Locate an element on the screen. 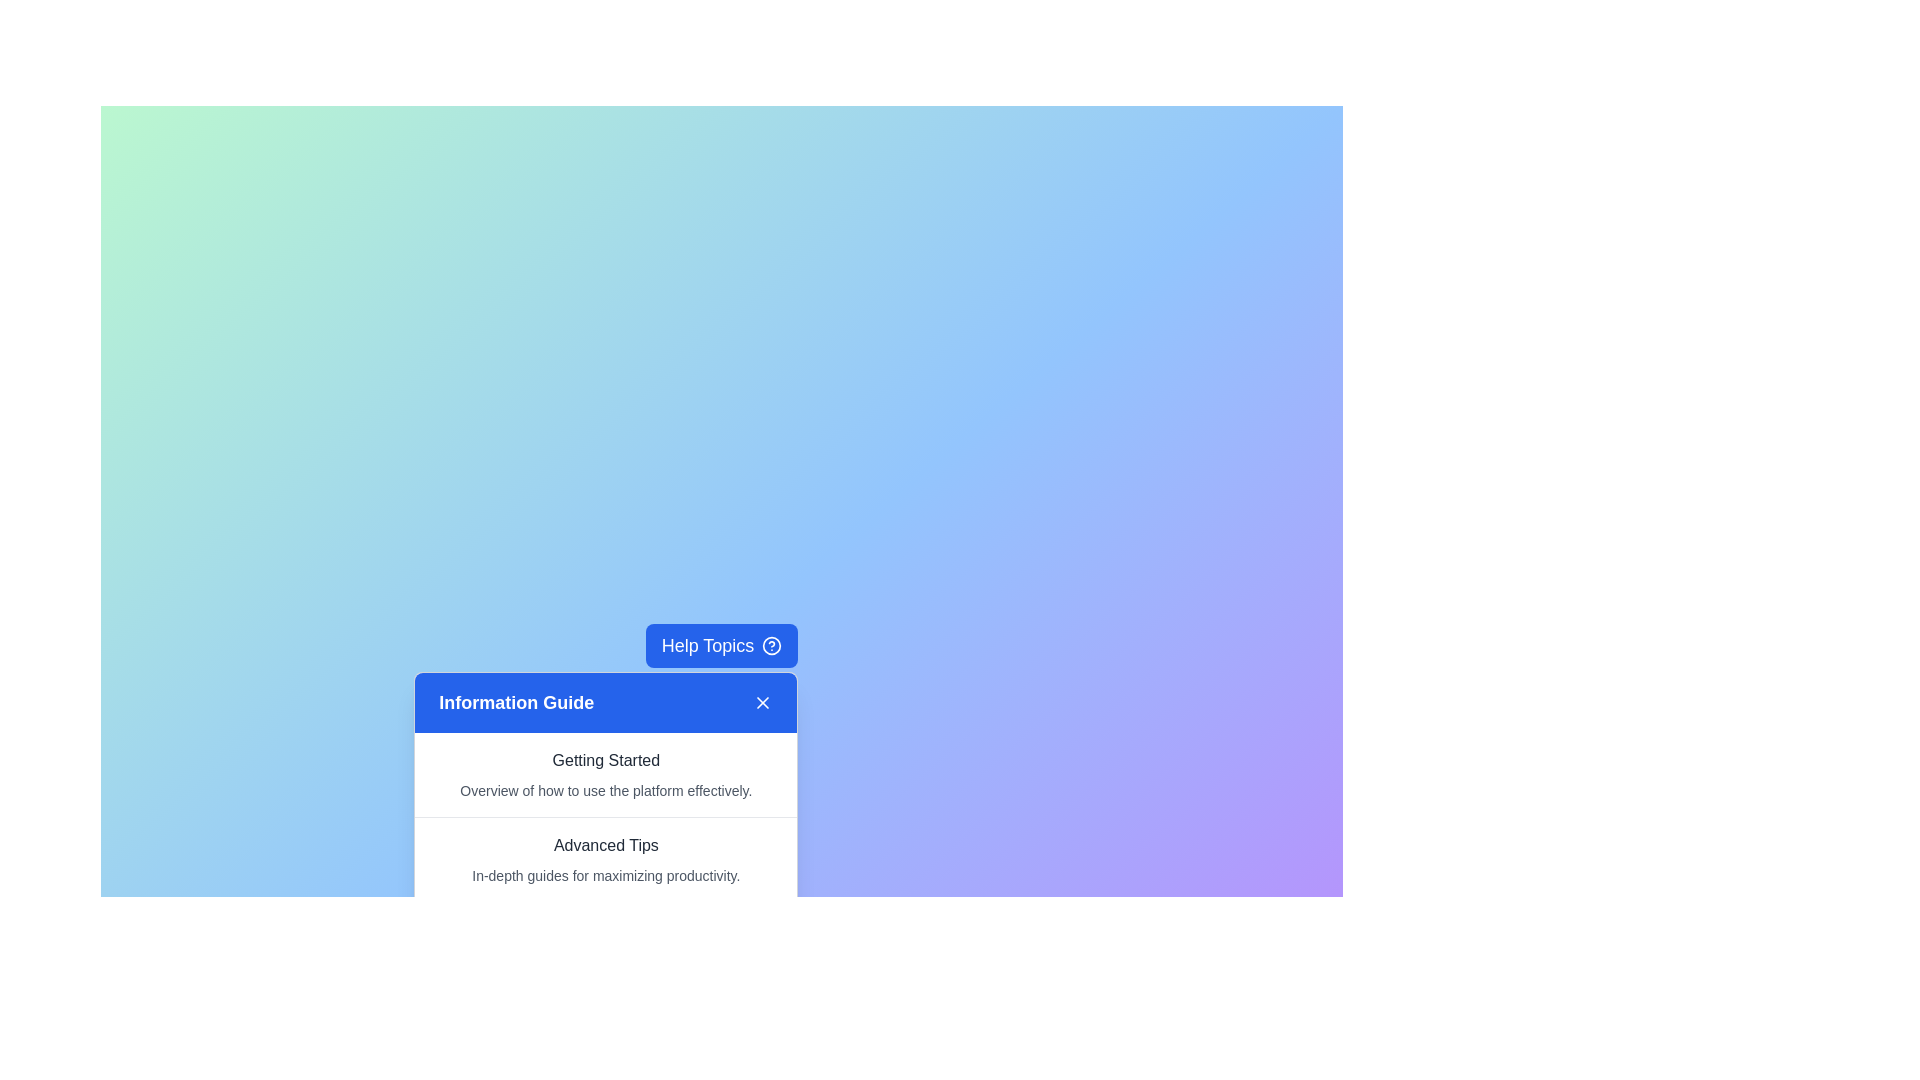  the Text label that provides a brief description below the 'Getting Started' heading within the 'Information Guide' card layout is located at coordinates (605, 789).